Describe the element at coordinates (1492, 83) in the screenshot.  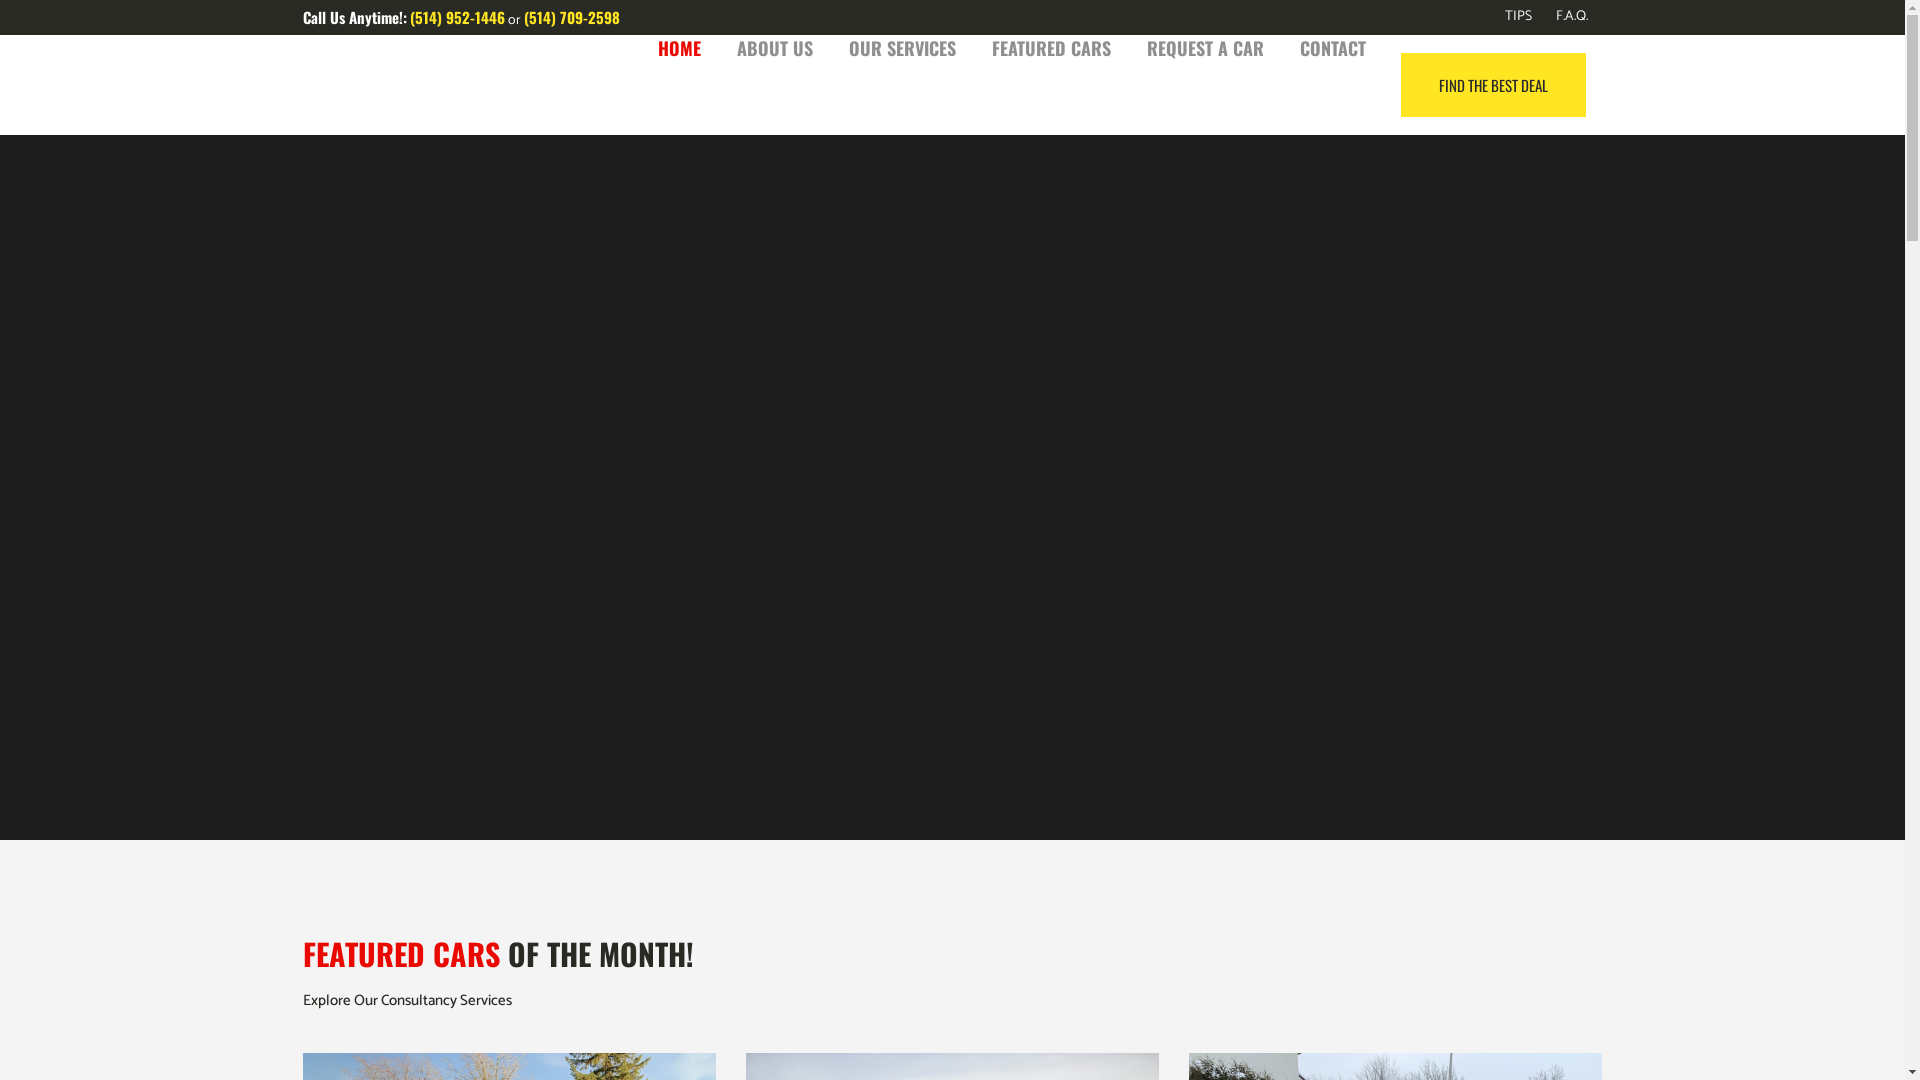
I see `'FIND THE BEST DEAL'` at that location.